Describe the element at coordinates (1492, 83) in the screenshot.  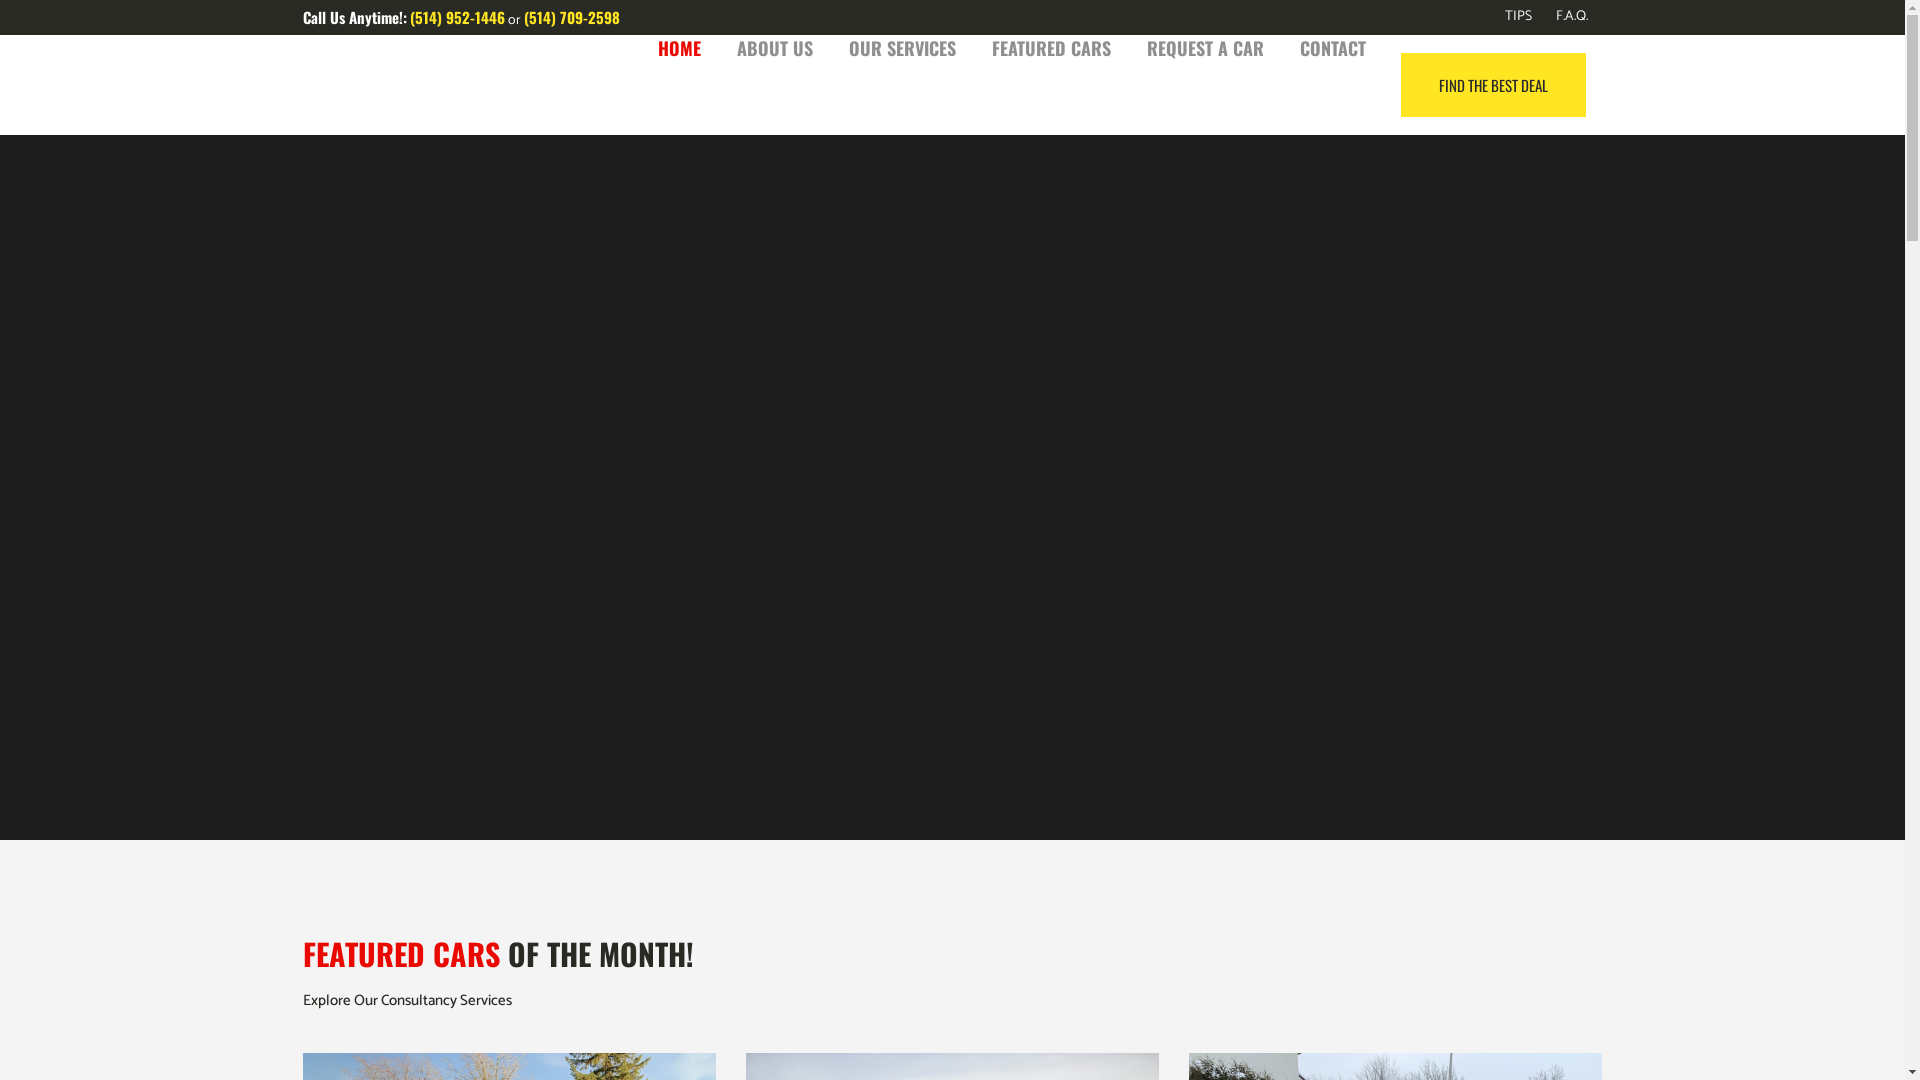
I see `'FIND THE BEST DEAL'` at that location.